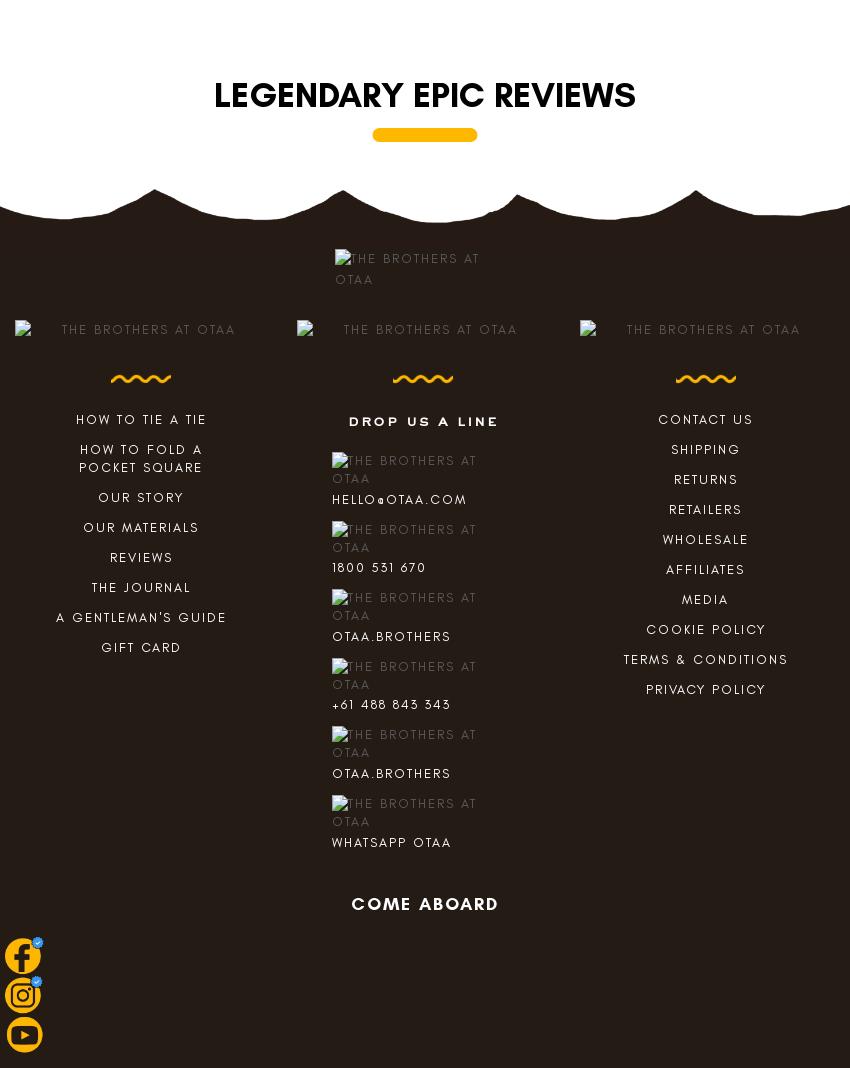 This screenshot has height=1068, width=850. Describe the element at coordinates (332, 634) in the screenshot. I see `'OTAA.BROTHERS'` at that location.